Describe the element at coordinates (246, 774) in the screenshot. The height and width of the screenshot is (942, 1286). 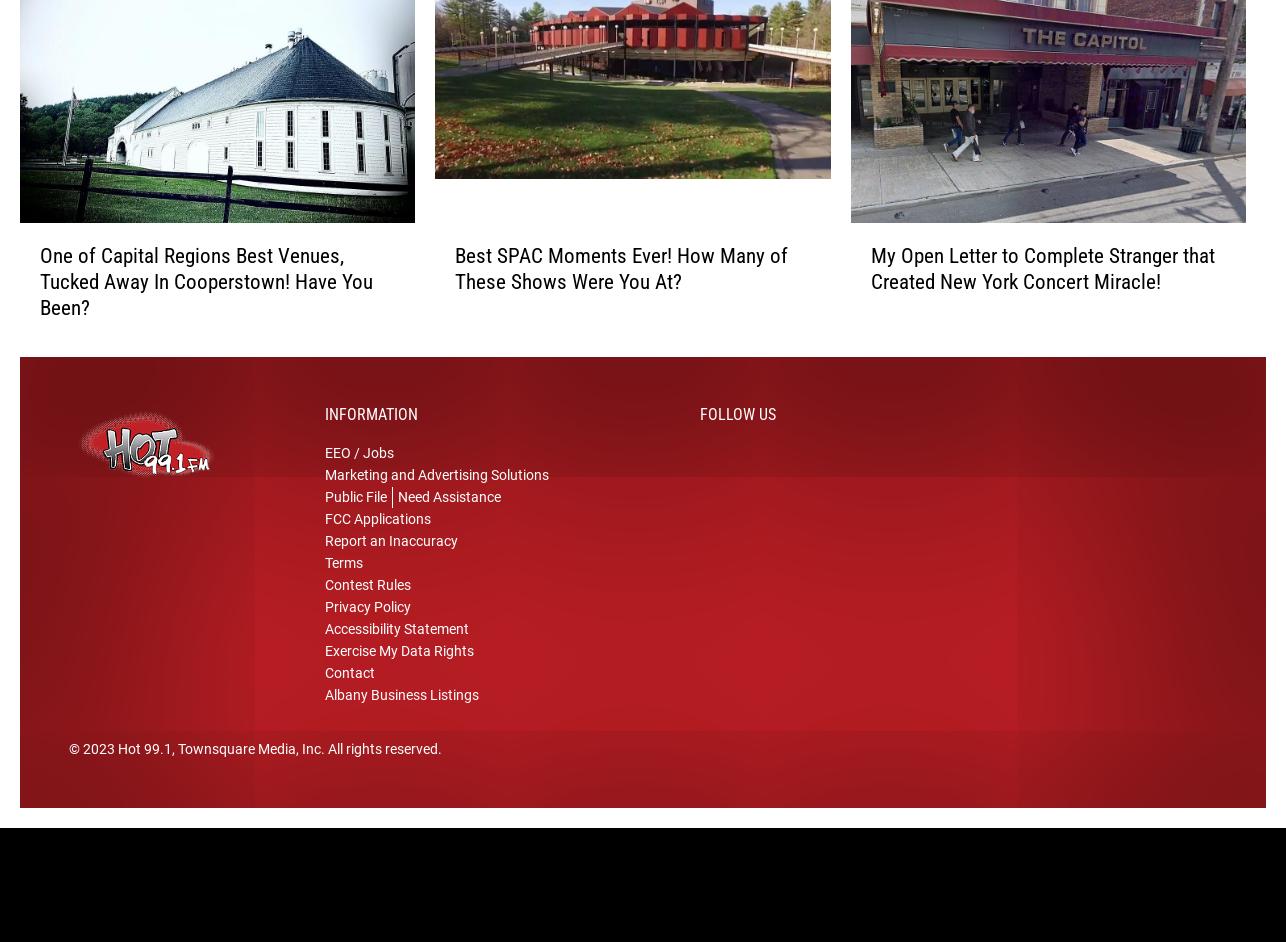
I see `', Townsquare Media, Inc'` at that location.